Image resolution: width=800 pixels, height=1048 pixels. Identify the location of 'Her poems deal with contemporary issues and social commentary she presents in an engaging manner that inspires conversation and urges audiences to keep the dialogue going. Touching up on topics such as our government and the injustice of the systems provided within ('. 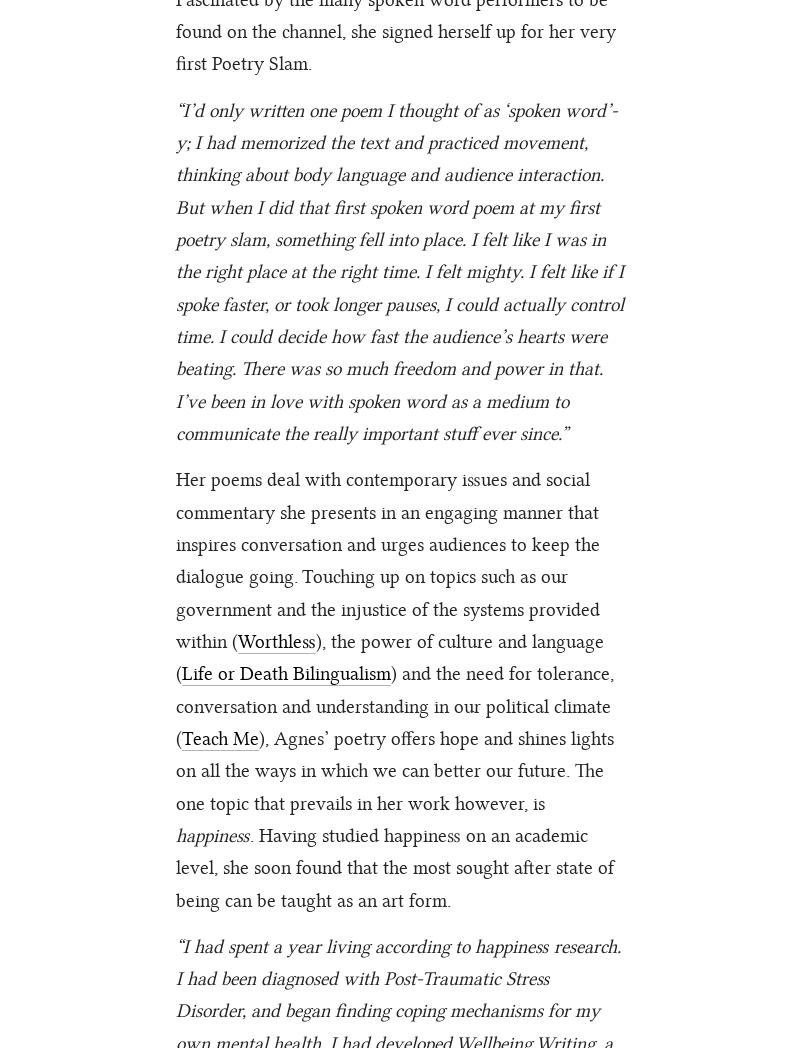
(387, 559).